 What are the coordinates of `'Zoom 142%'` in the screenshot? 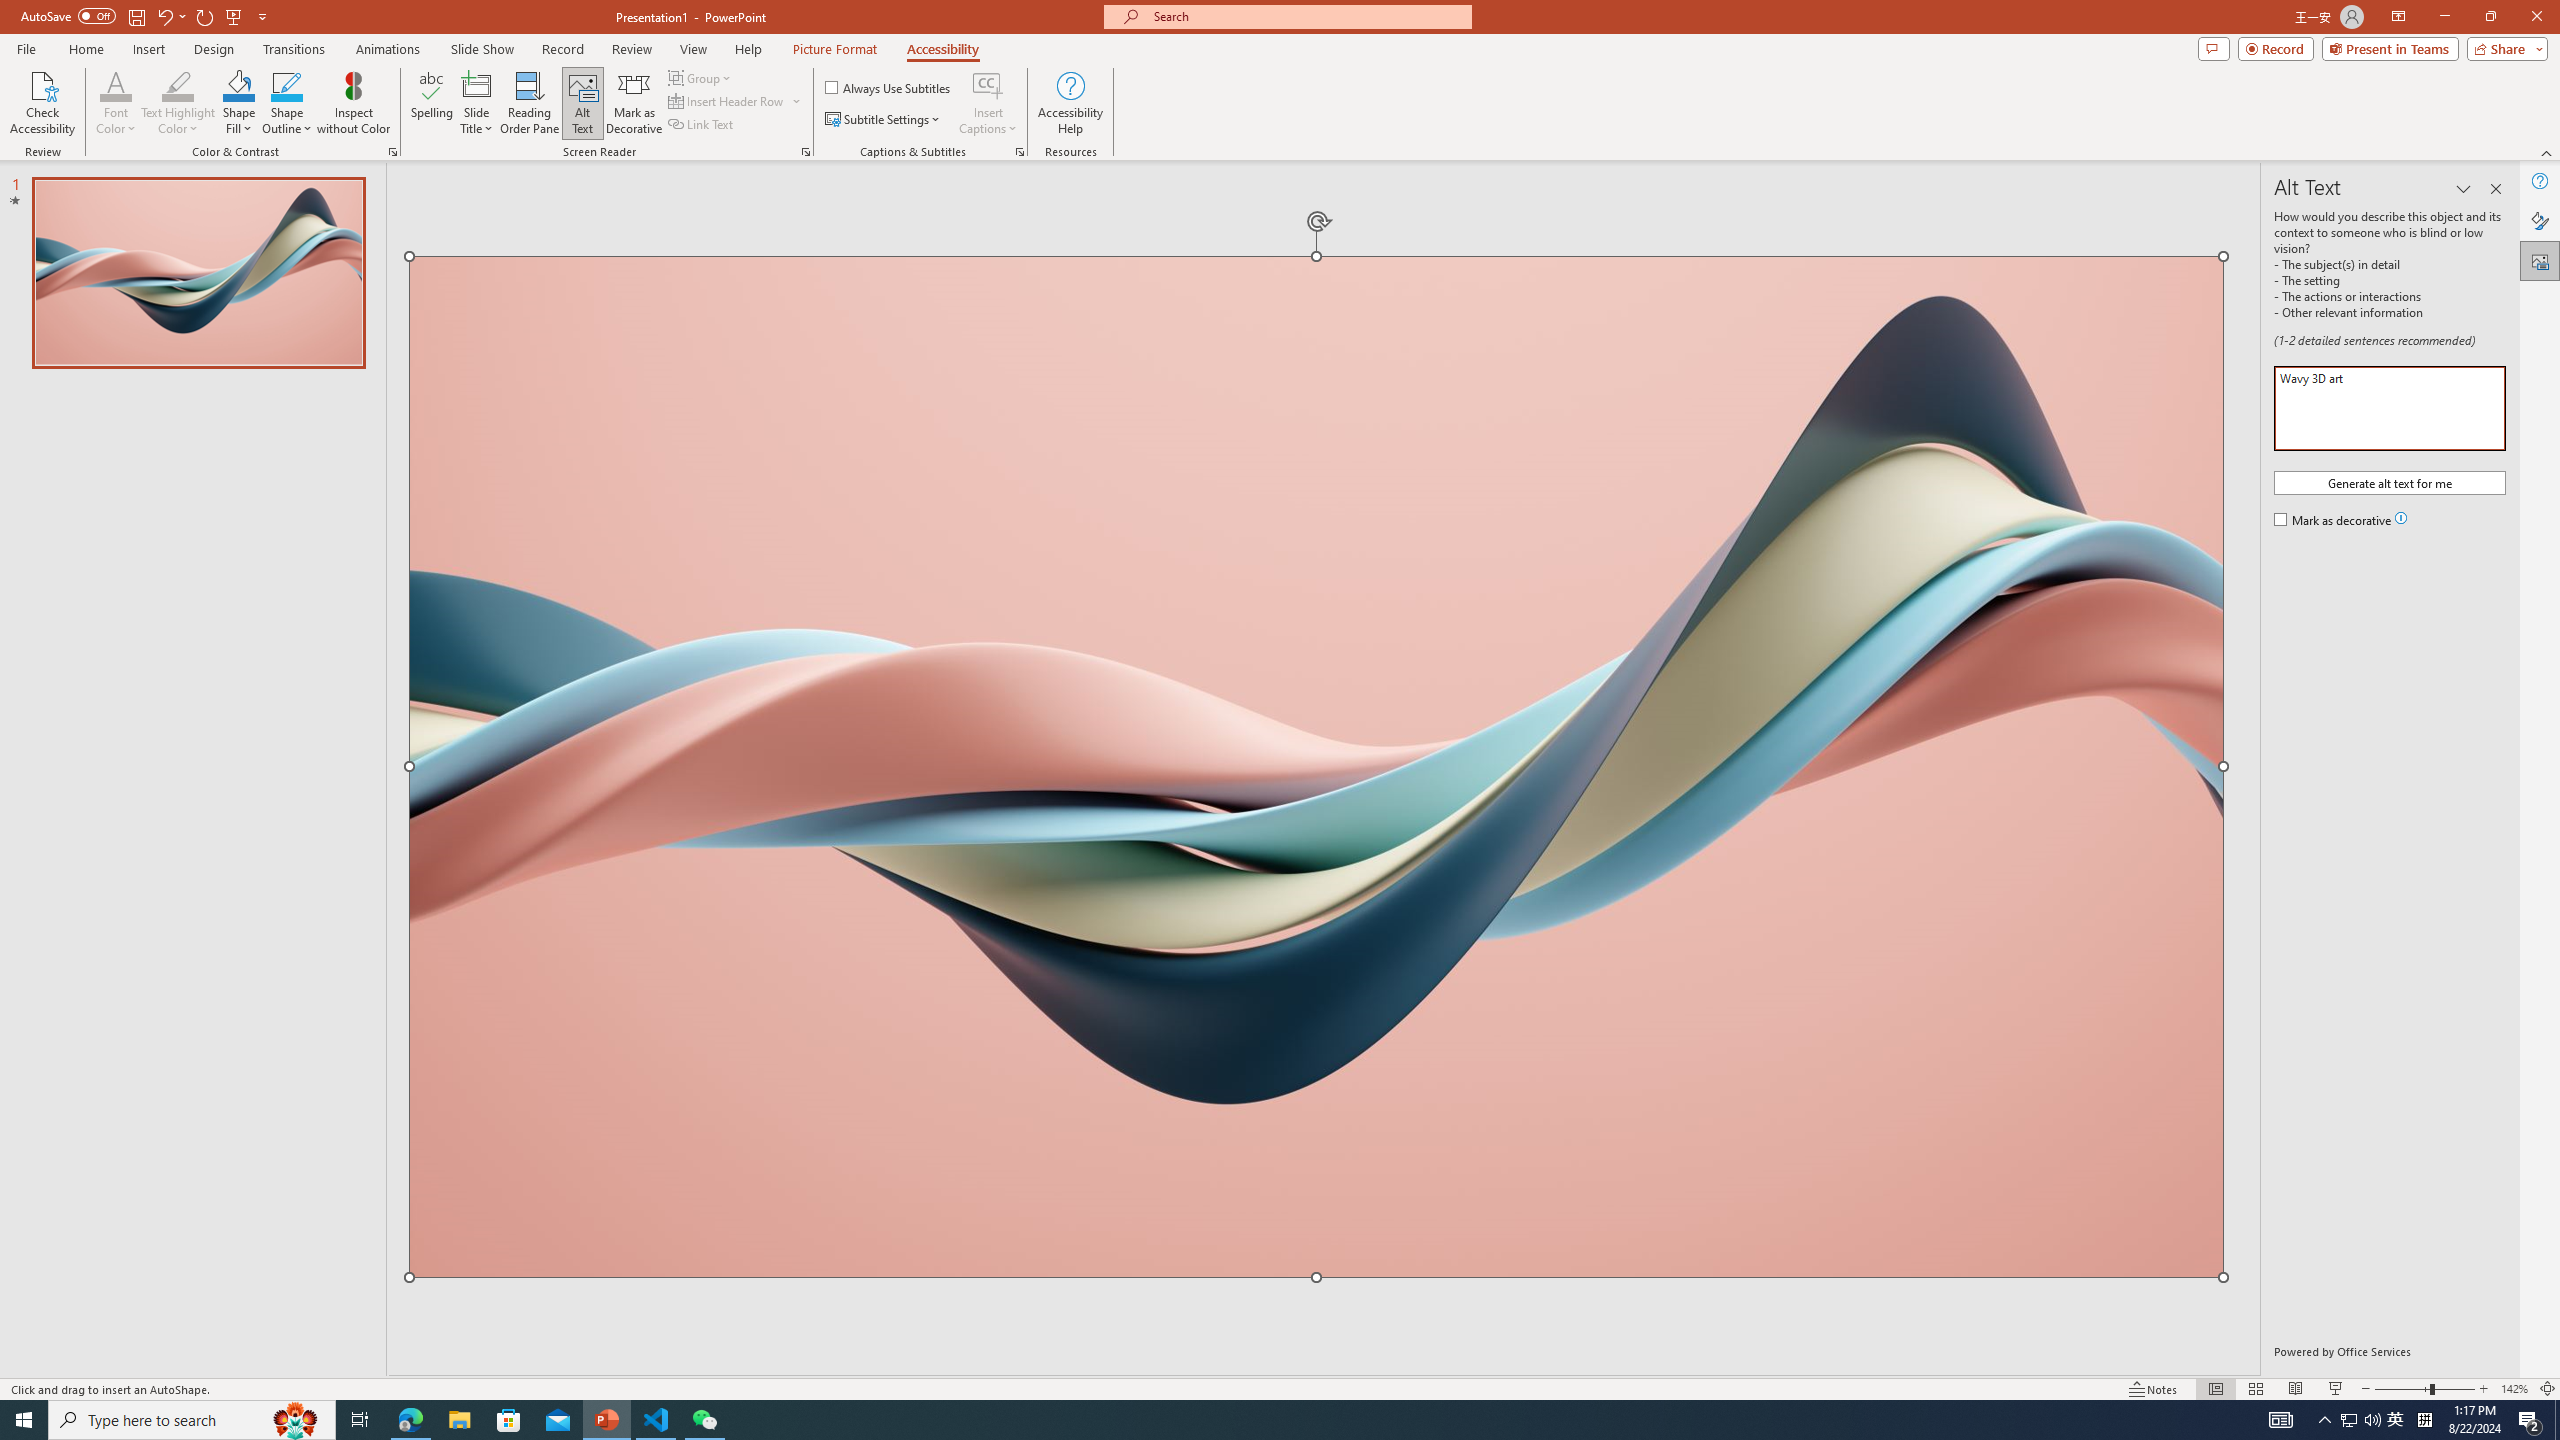 It's located at (2515, 1389).